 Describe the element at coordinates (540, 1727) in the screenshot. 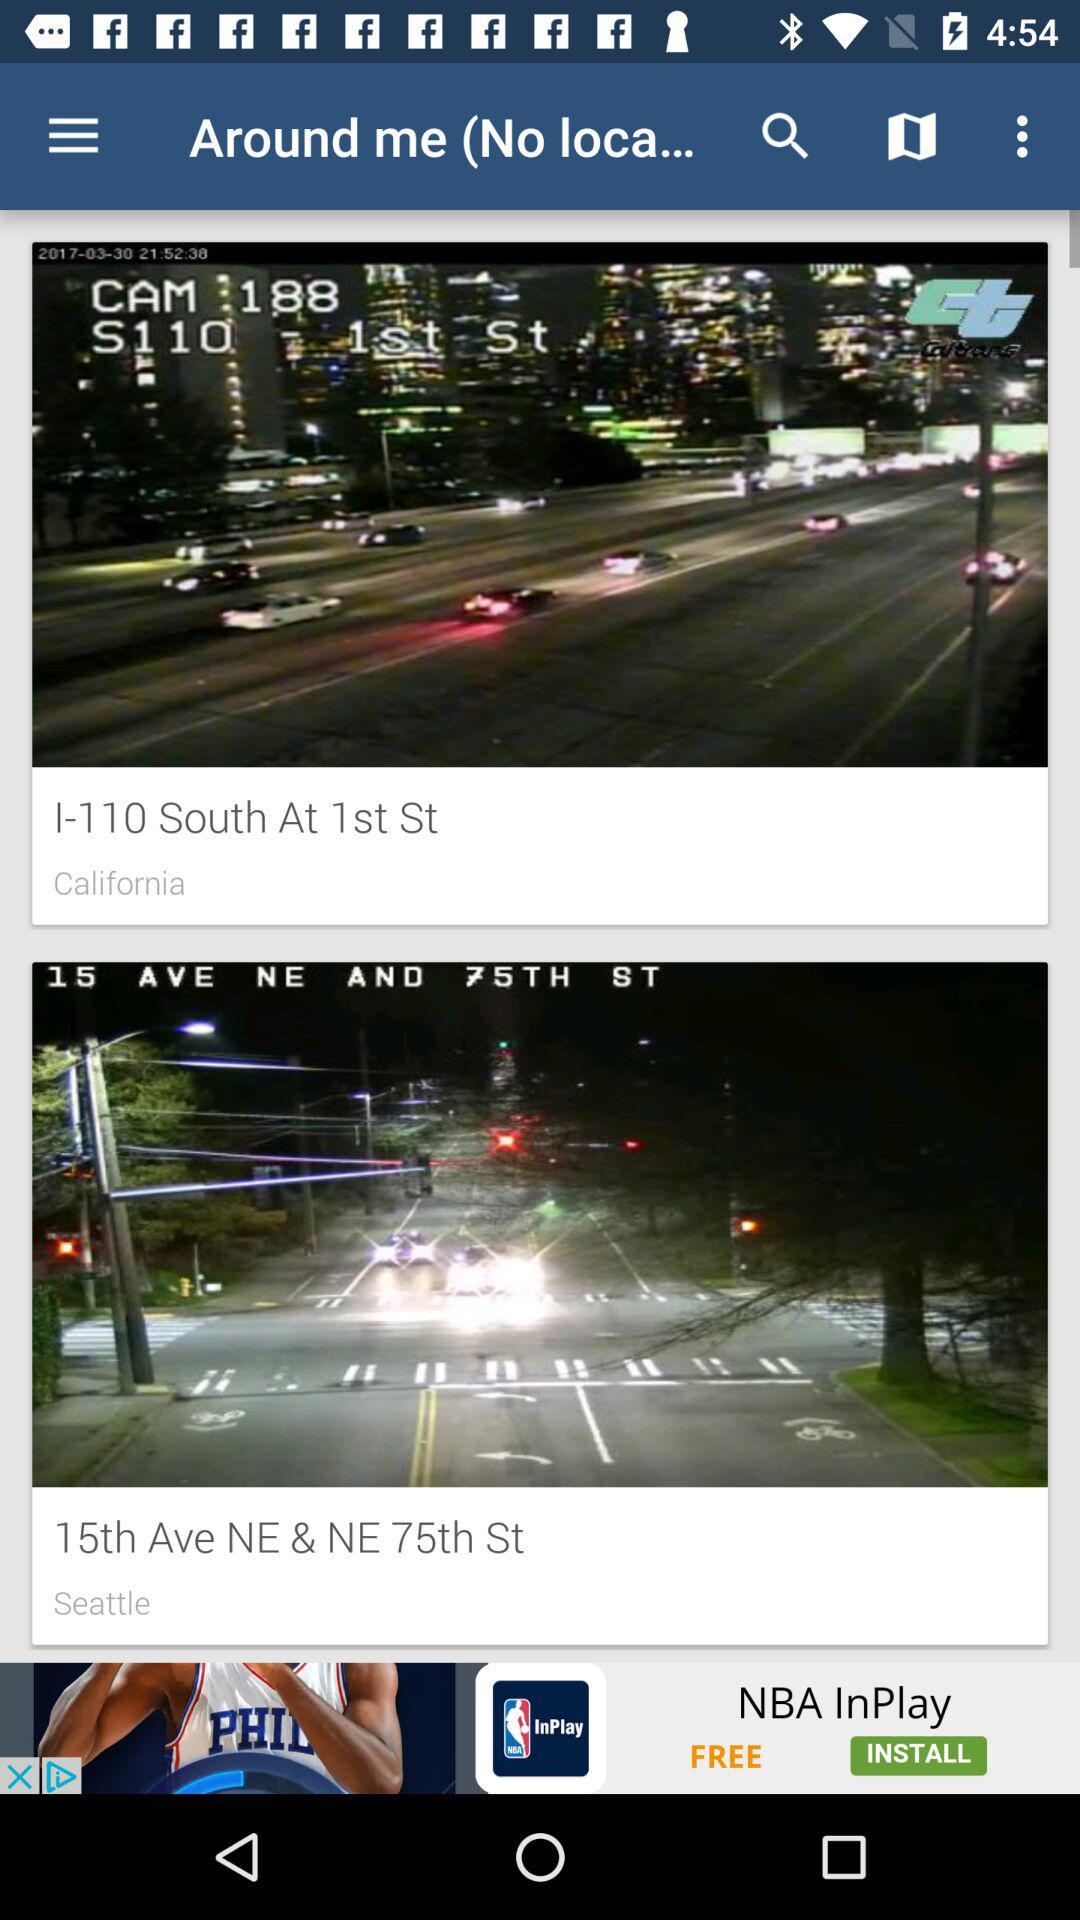

I see `advertising` at that location.